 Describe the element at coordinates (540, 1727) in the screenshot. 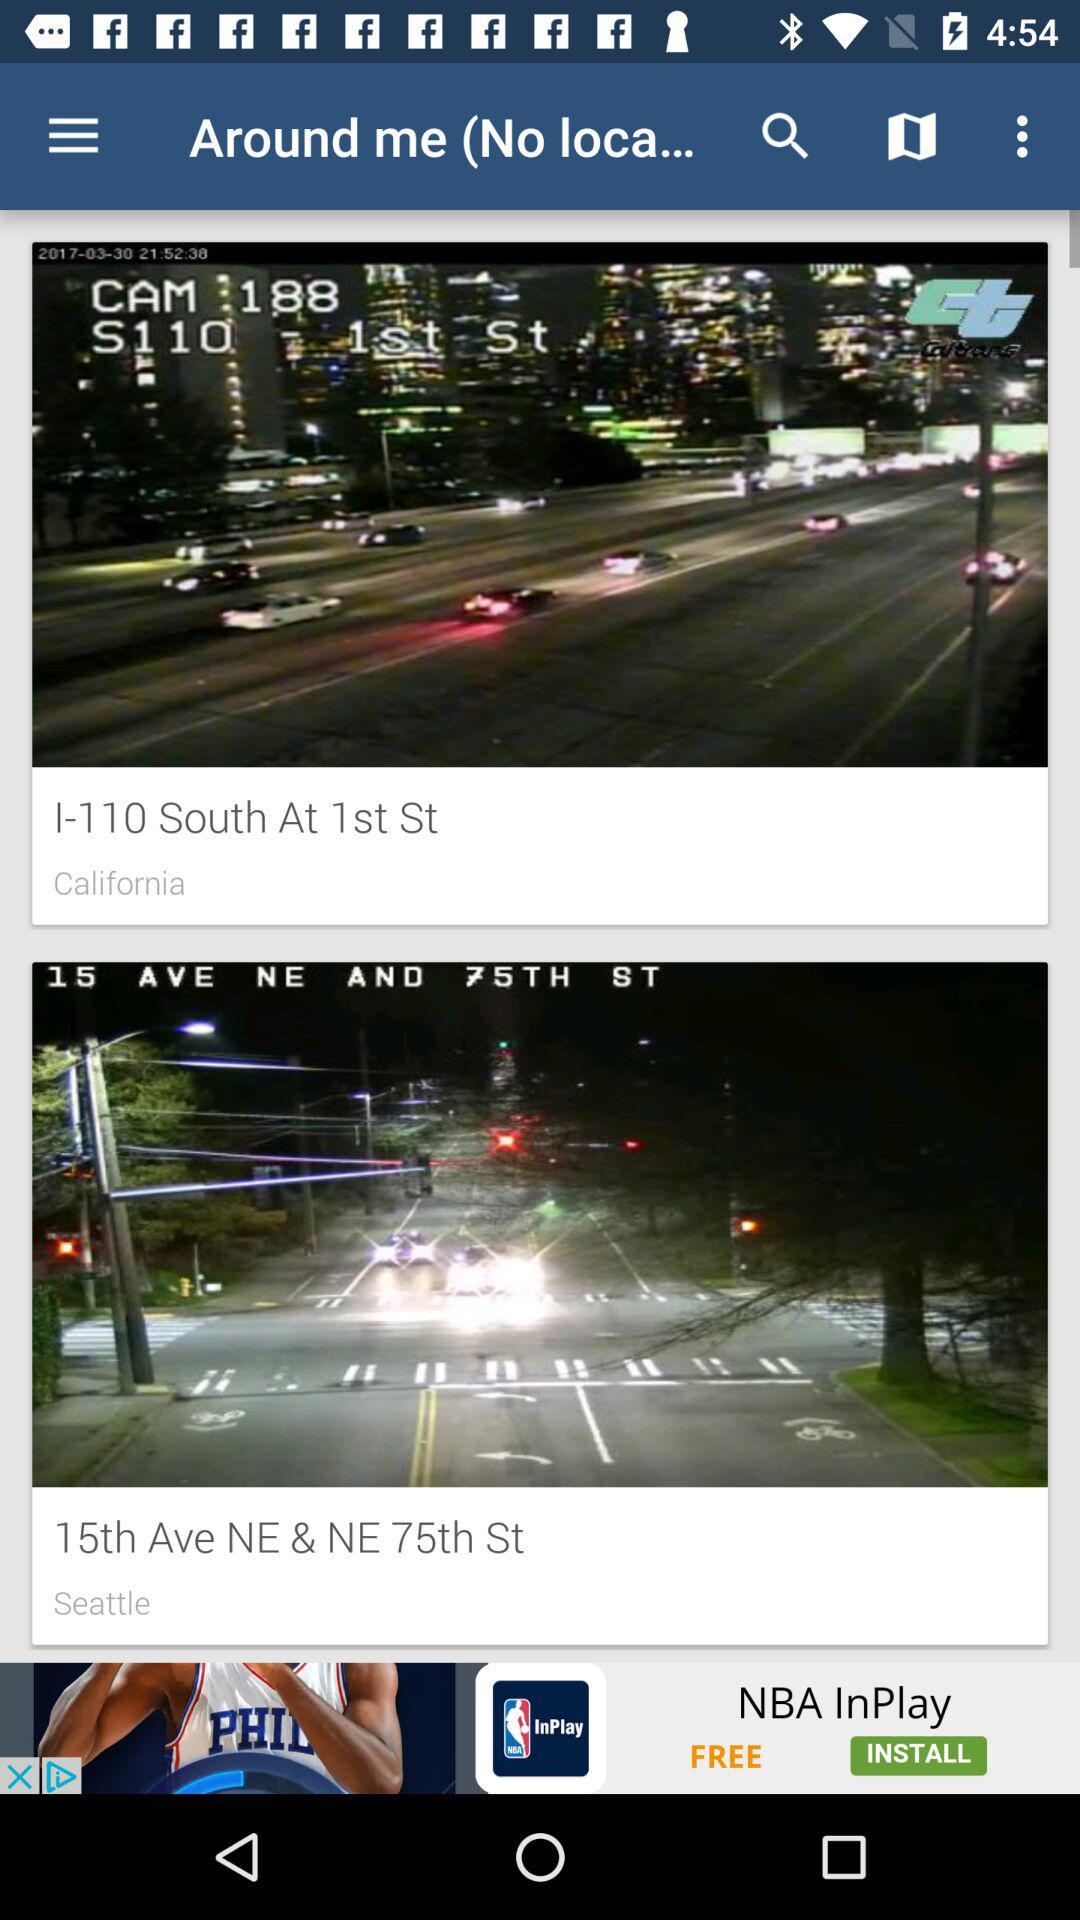

I see `advertising` at that location.